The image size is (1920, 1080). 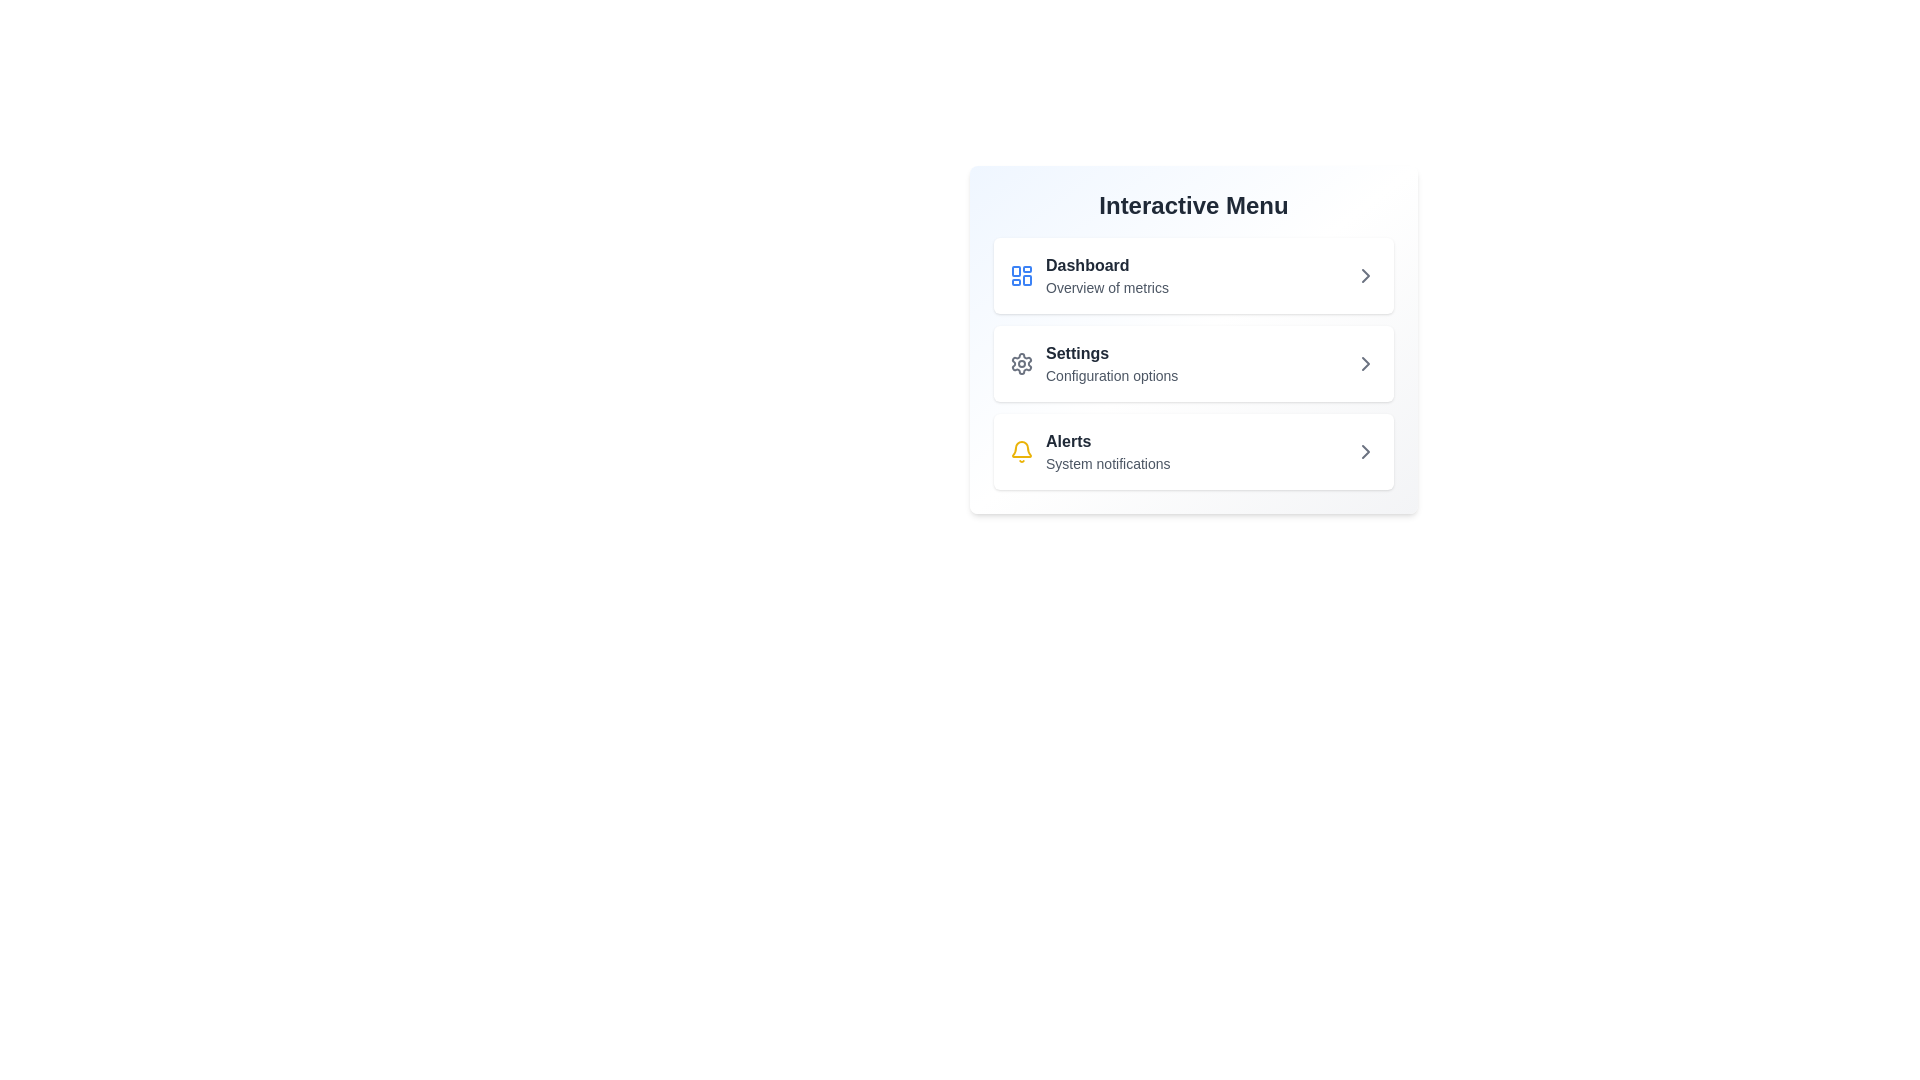 I want to click on the notification icon located to the left of the text 'Alerts' within the third menu item under 'Interactive Menu', so click(x=1022, y=451).